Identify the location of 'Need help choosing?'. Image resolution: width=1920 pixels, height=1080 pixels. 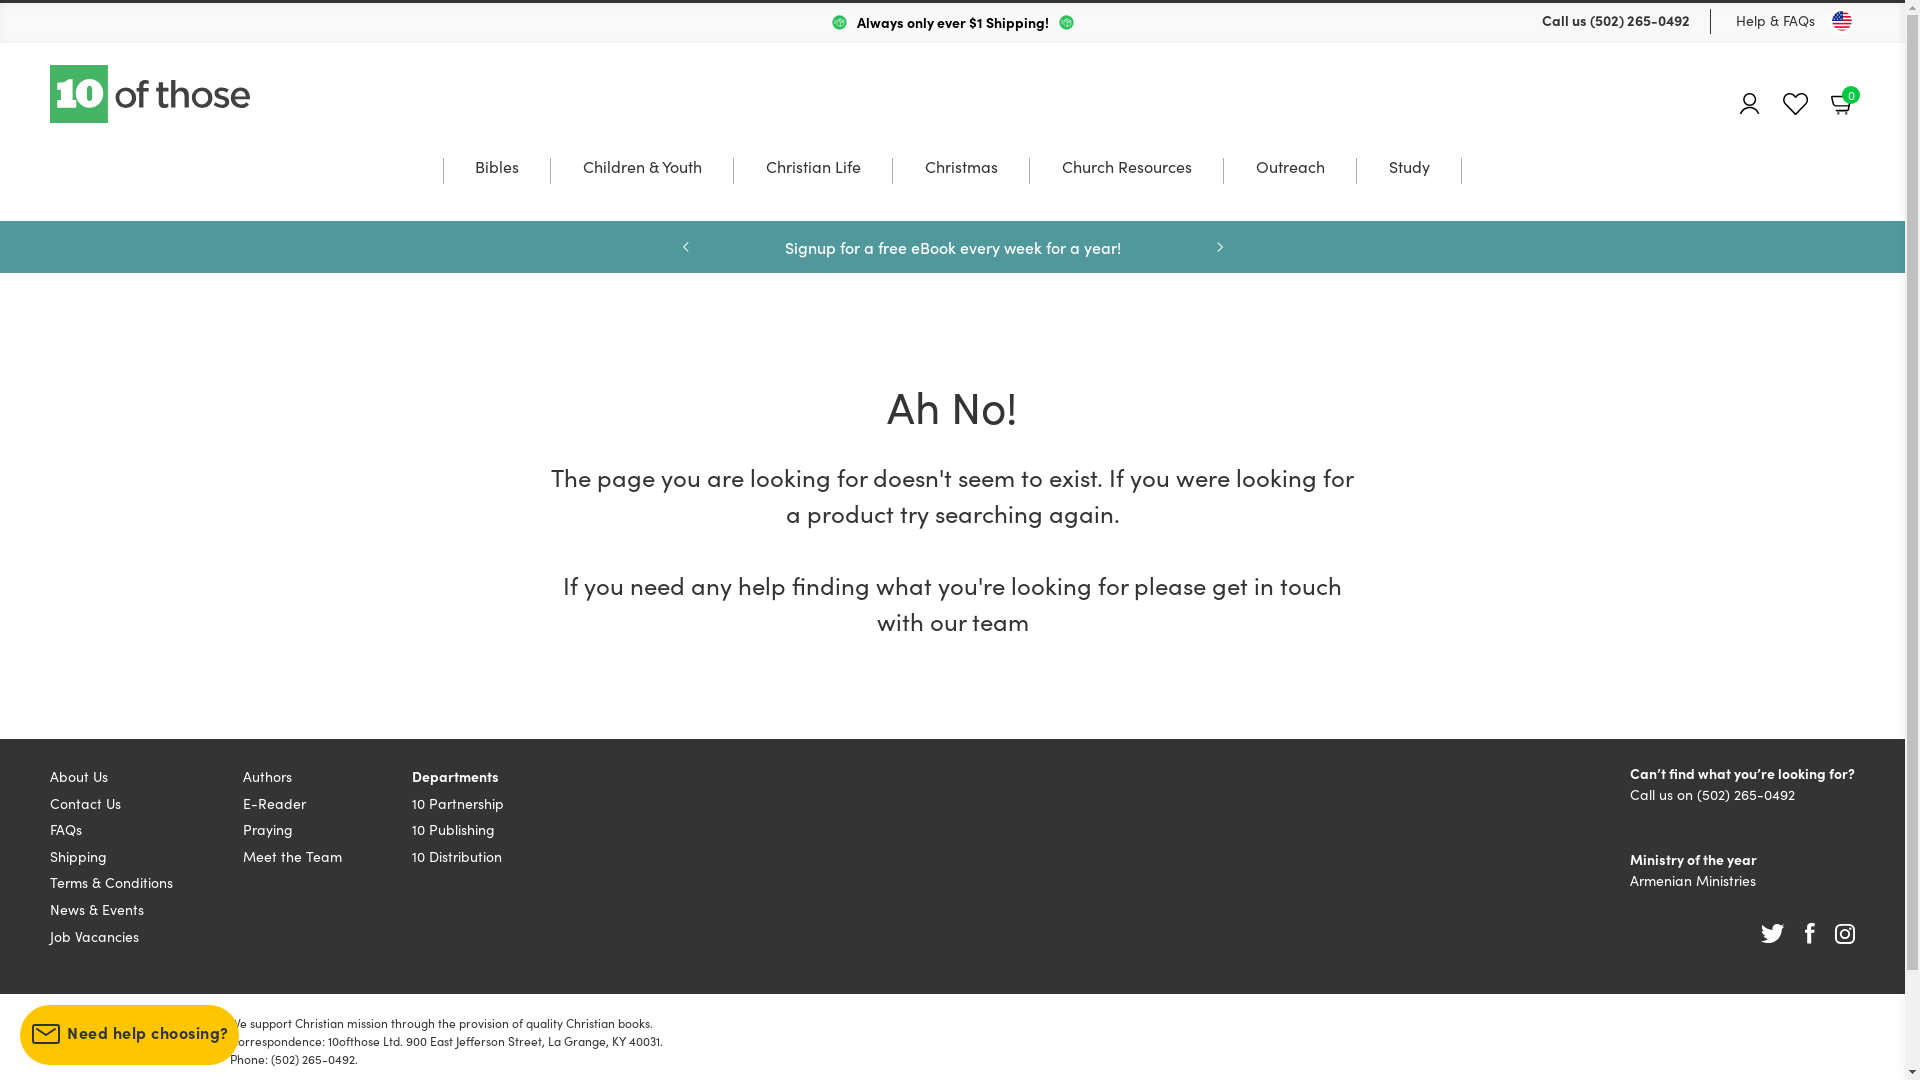
(128, 1034).